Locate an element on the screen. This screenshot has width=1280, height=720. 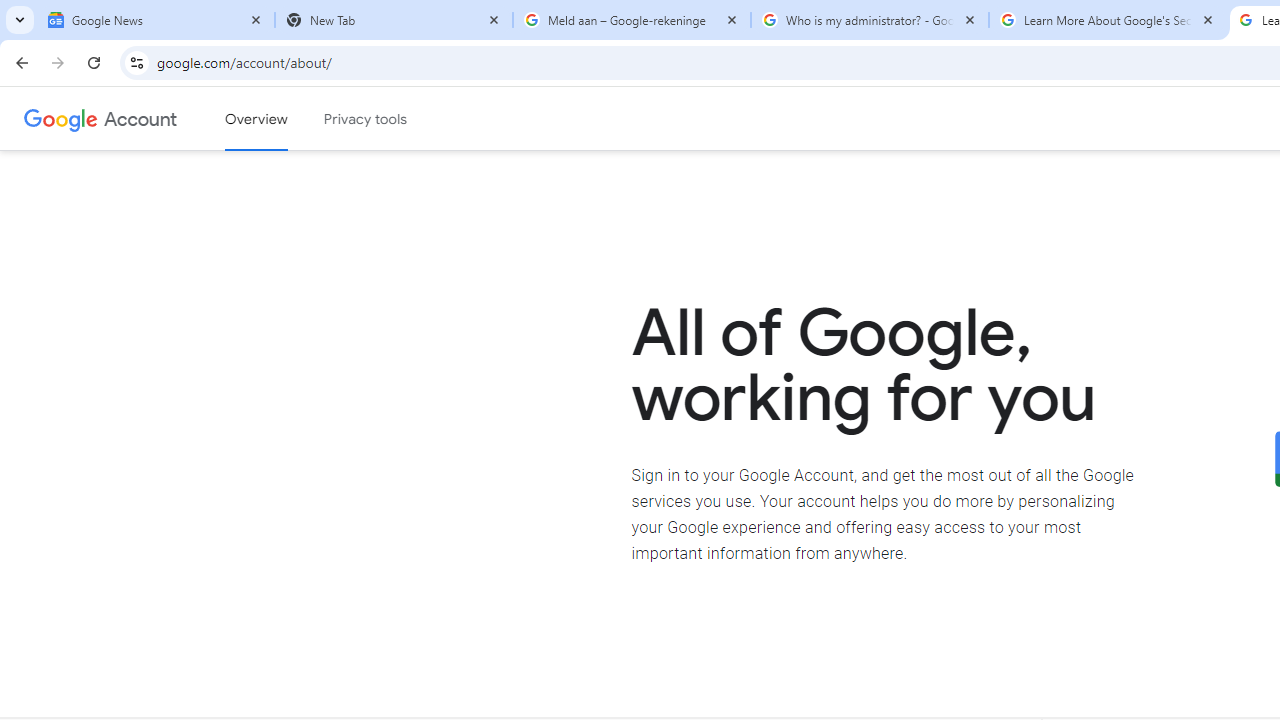
'New Tab' is located at coordinates (394, 20).